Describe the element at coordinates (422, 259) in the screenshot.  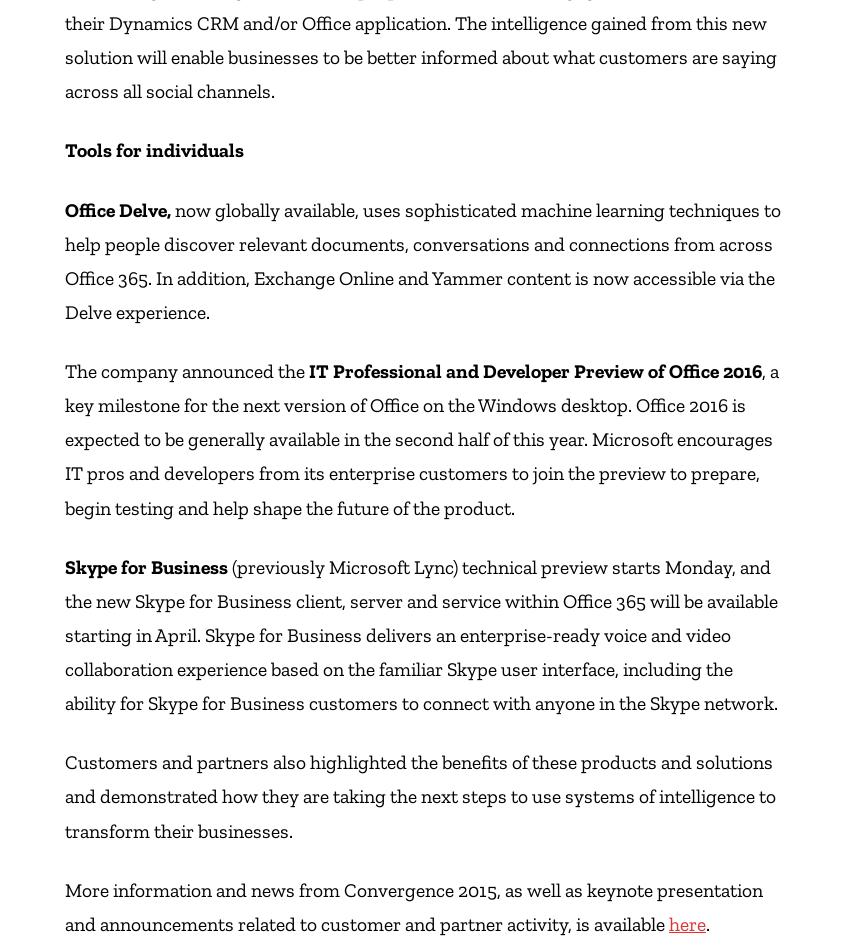
I see `'now globally available, uses sophisticated machine learning techniques to help people discover relevant documents, conversations and connections from across Office 365. In addition, Exchange Online and Yammer content is now accessible via the Delve experience.'` at that location.